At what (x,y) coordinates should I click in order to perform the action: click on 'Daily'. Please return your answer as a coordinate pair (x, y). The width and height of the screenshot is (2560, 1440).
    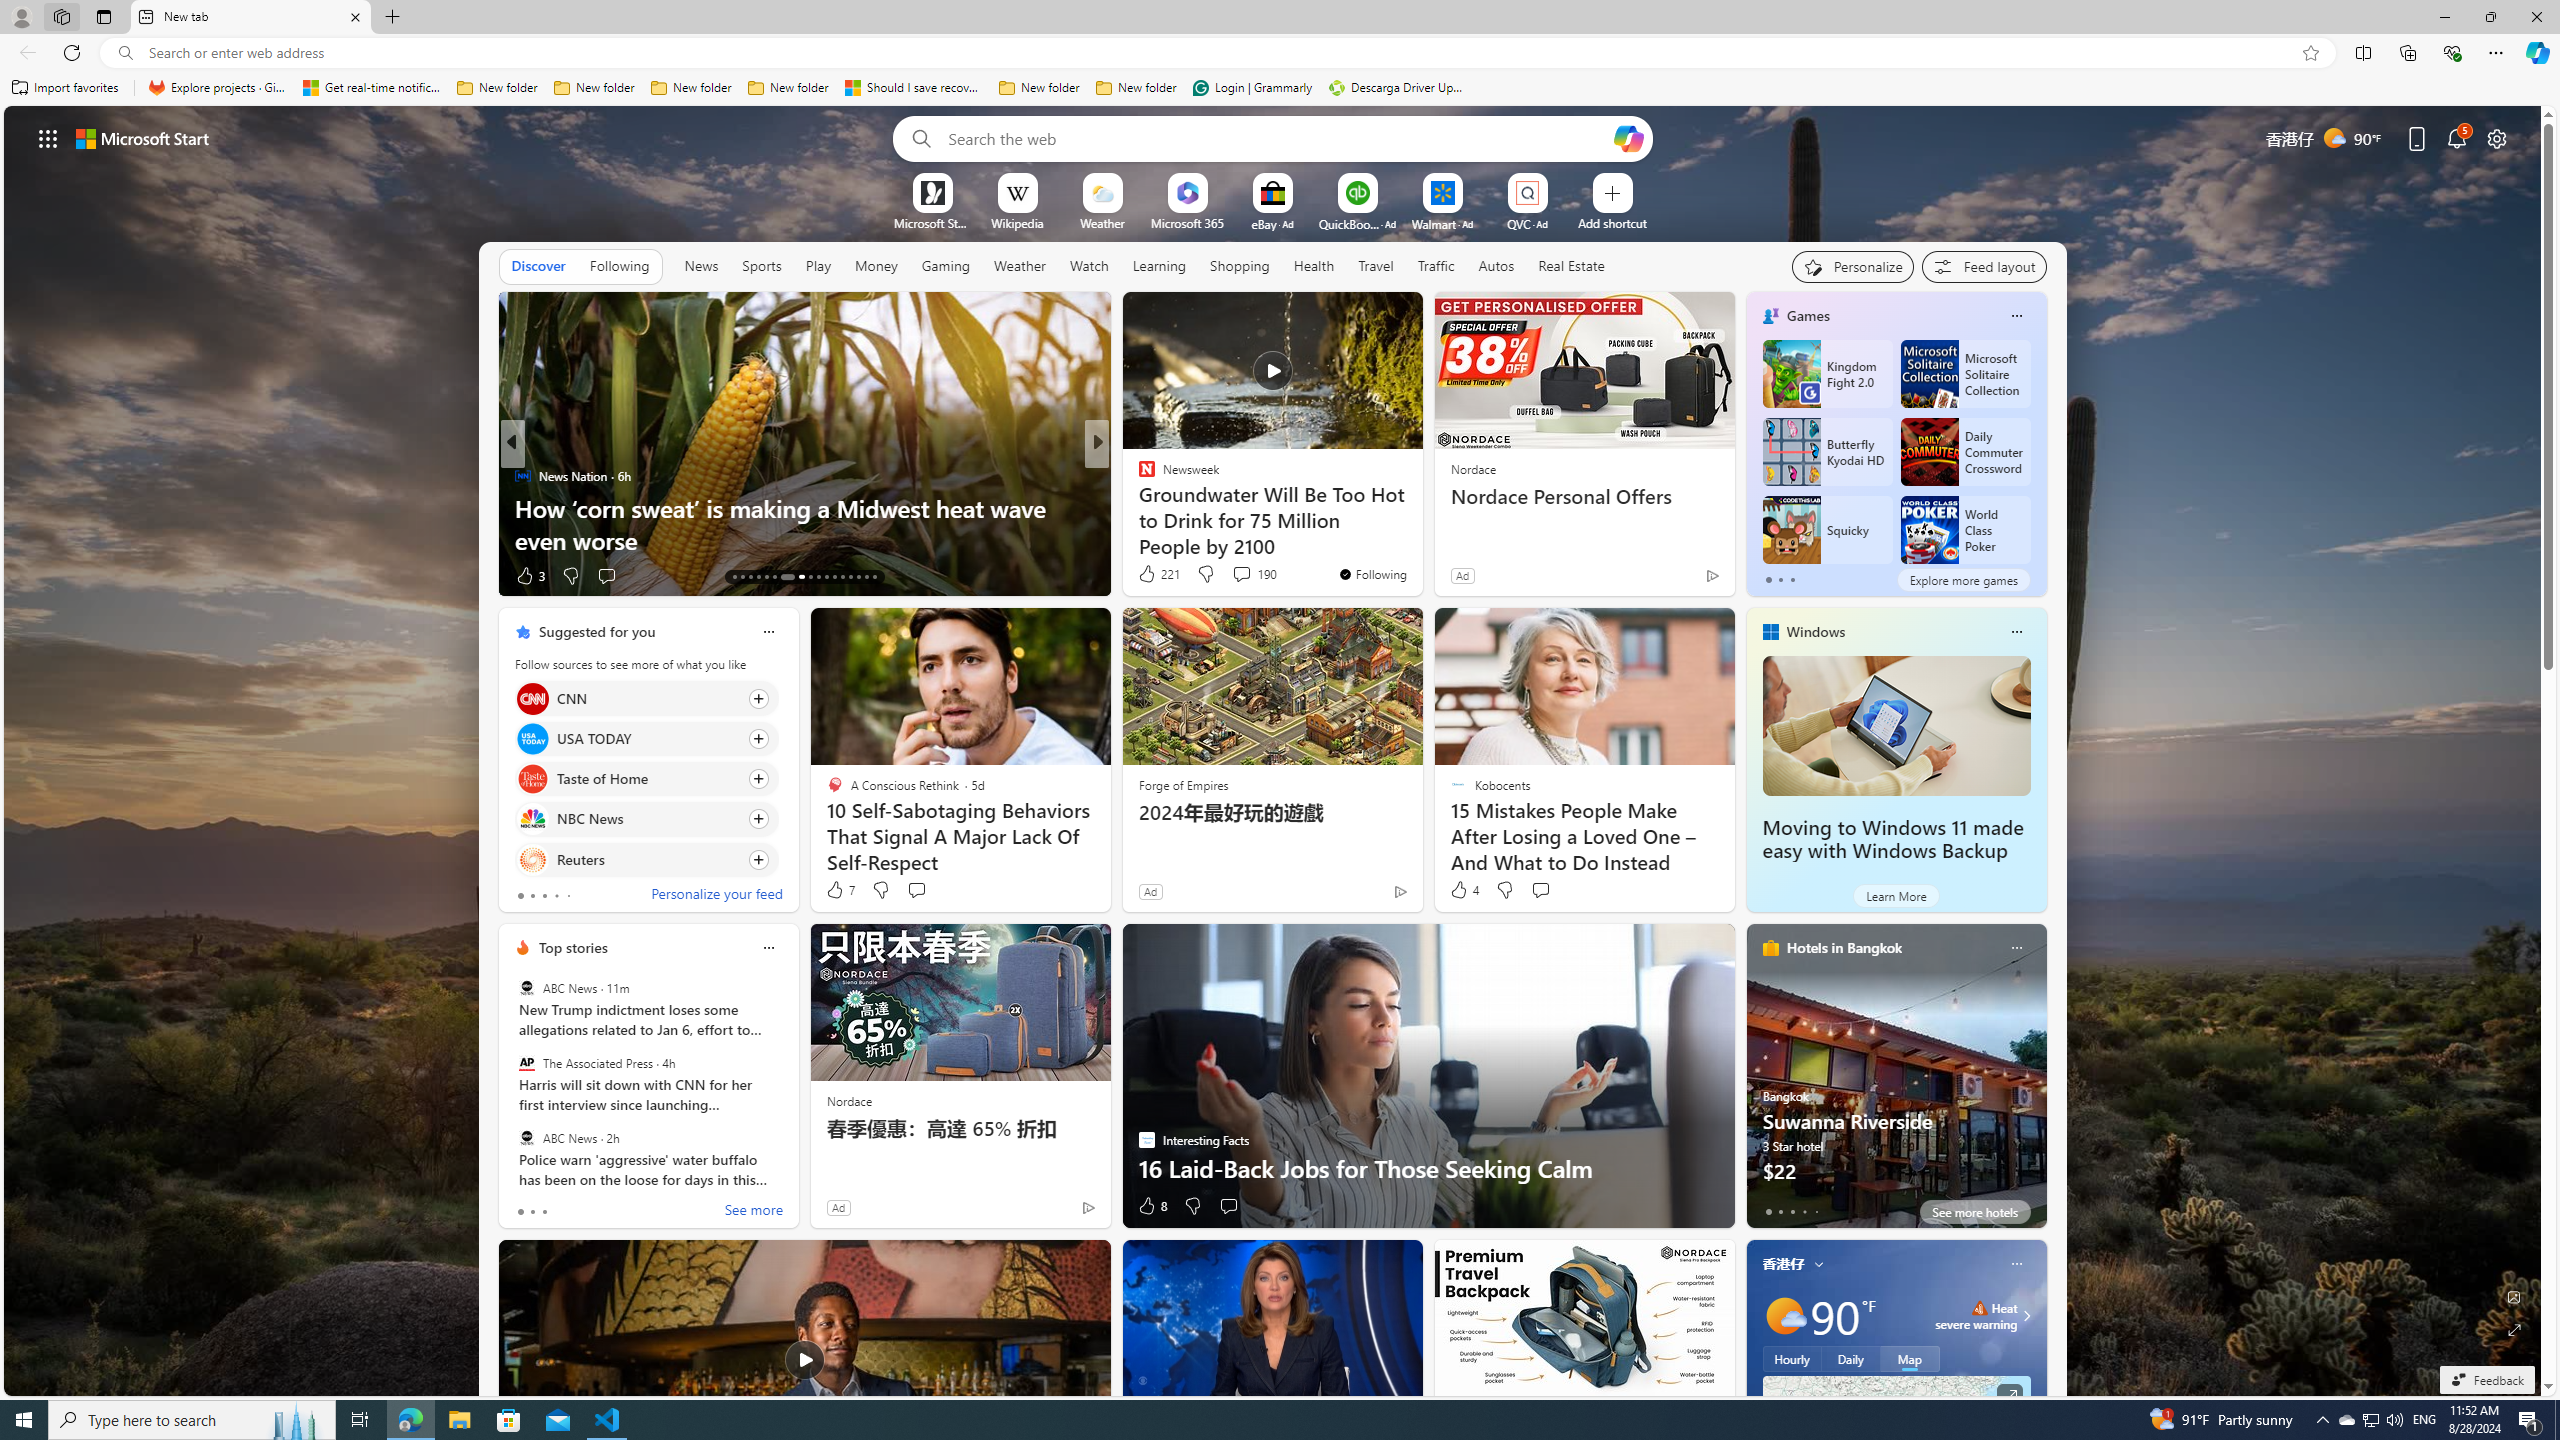
    Looking at the image, I should click on (1850, 1359).